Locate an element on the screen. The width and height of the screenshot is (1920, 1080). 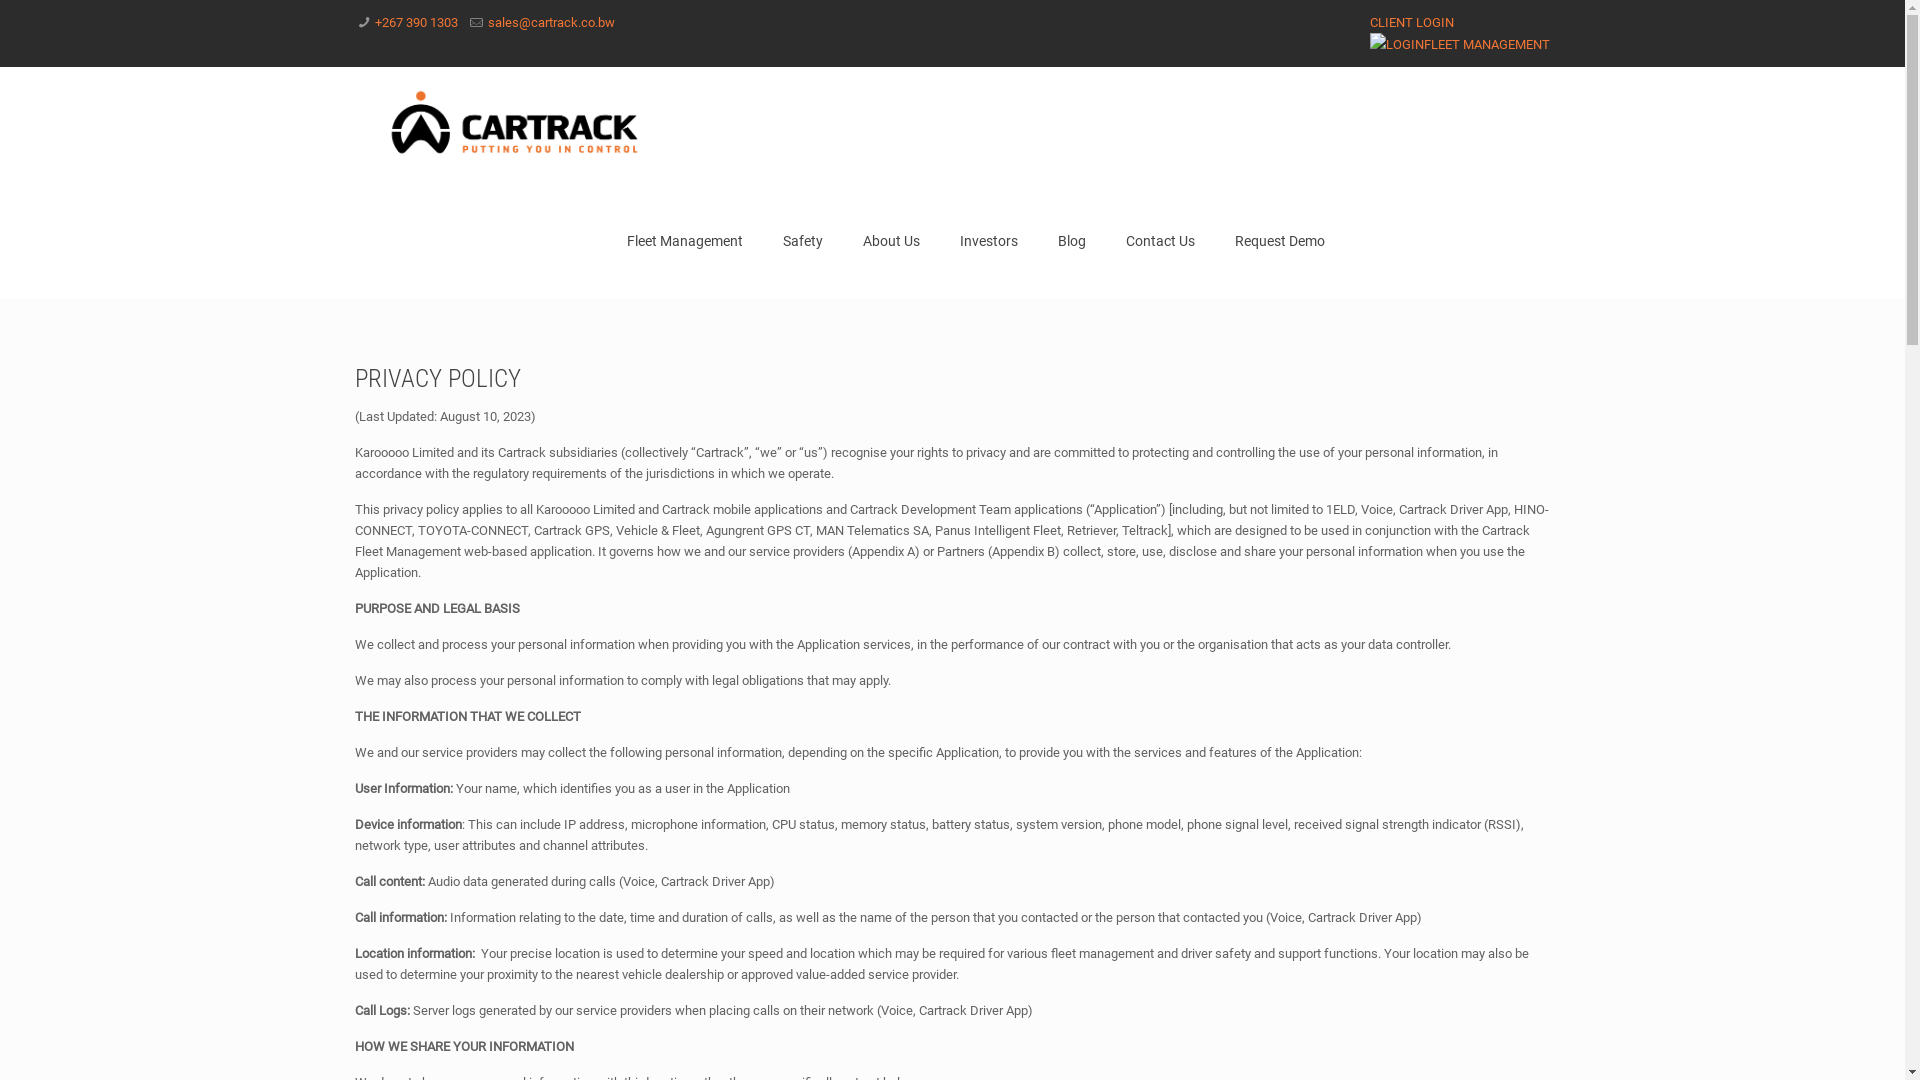
'Cartrack Botswana' is located at coordinates (515, 124).